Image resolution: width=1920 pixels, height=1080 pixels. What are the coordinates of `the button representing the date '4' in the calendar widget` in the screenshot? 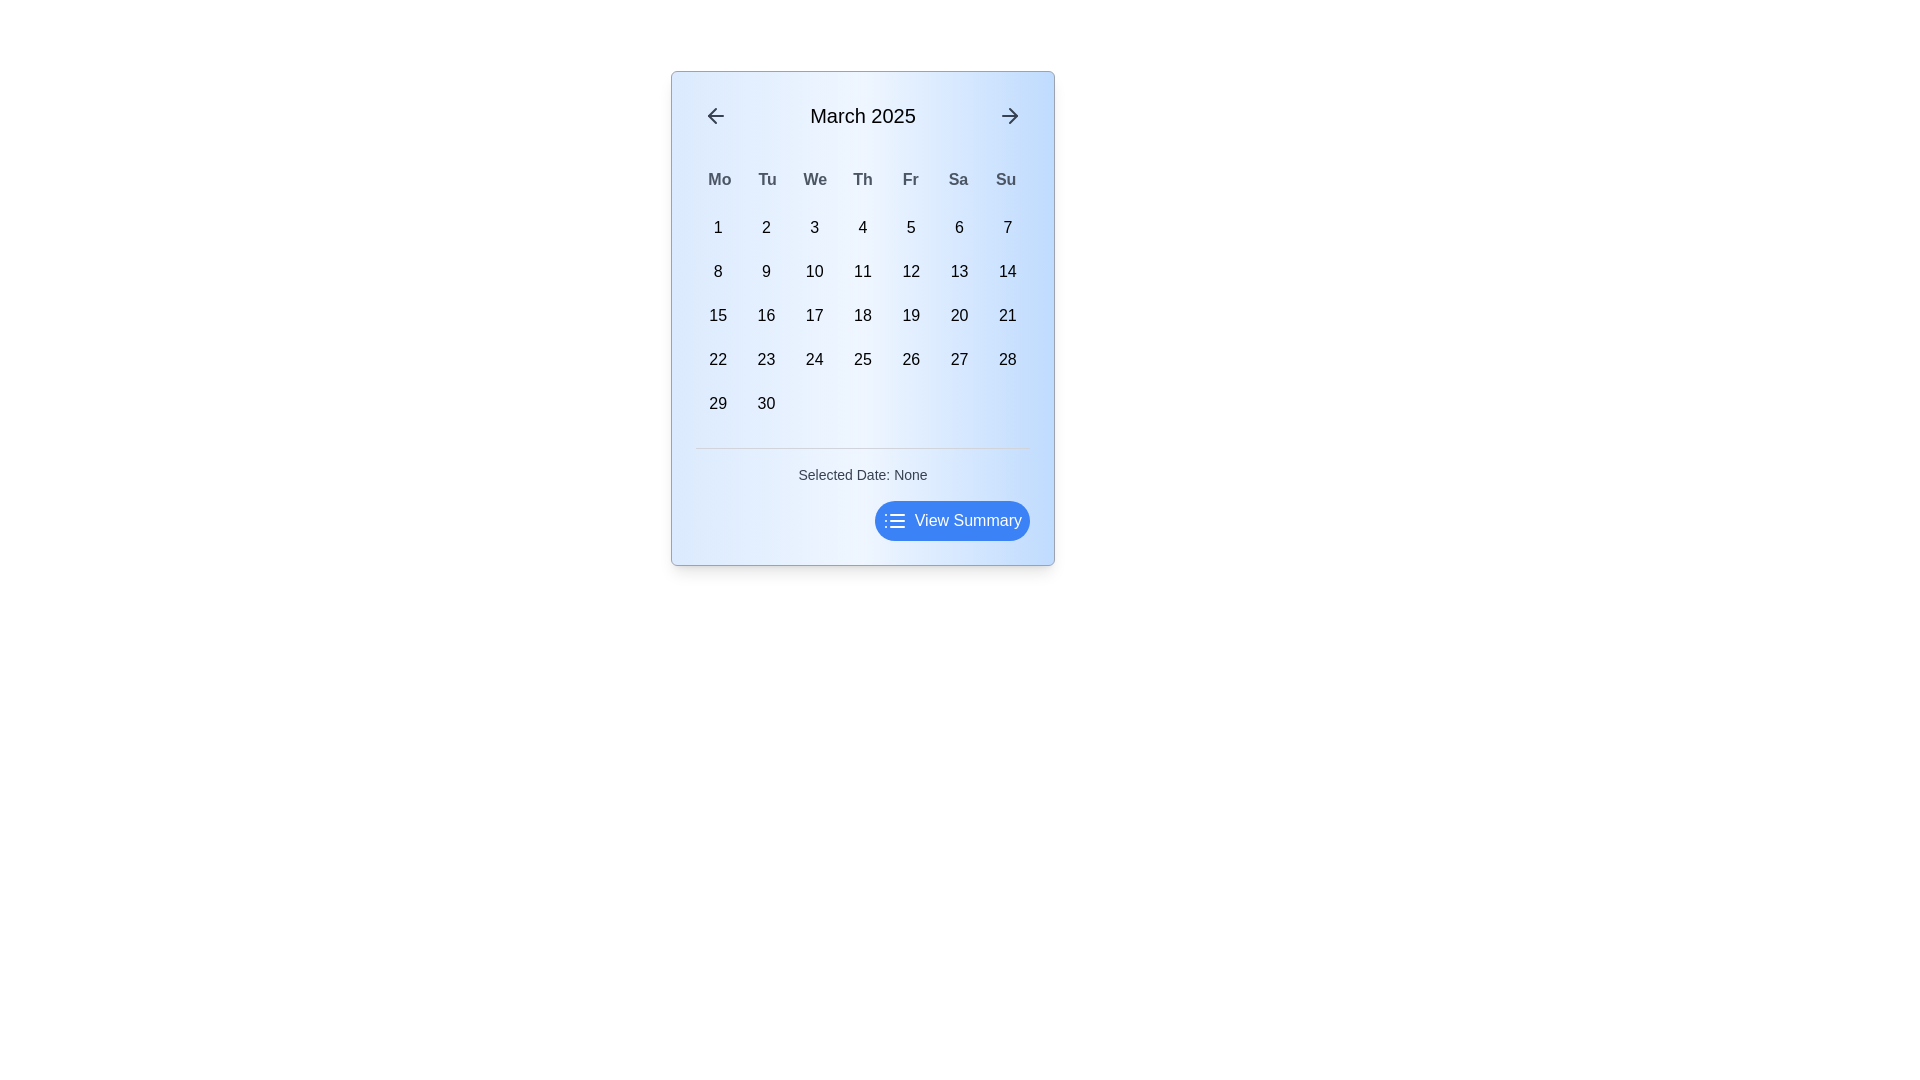 It's located at (863, 226).